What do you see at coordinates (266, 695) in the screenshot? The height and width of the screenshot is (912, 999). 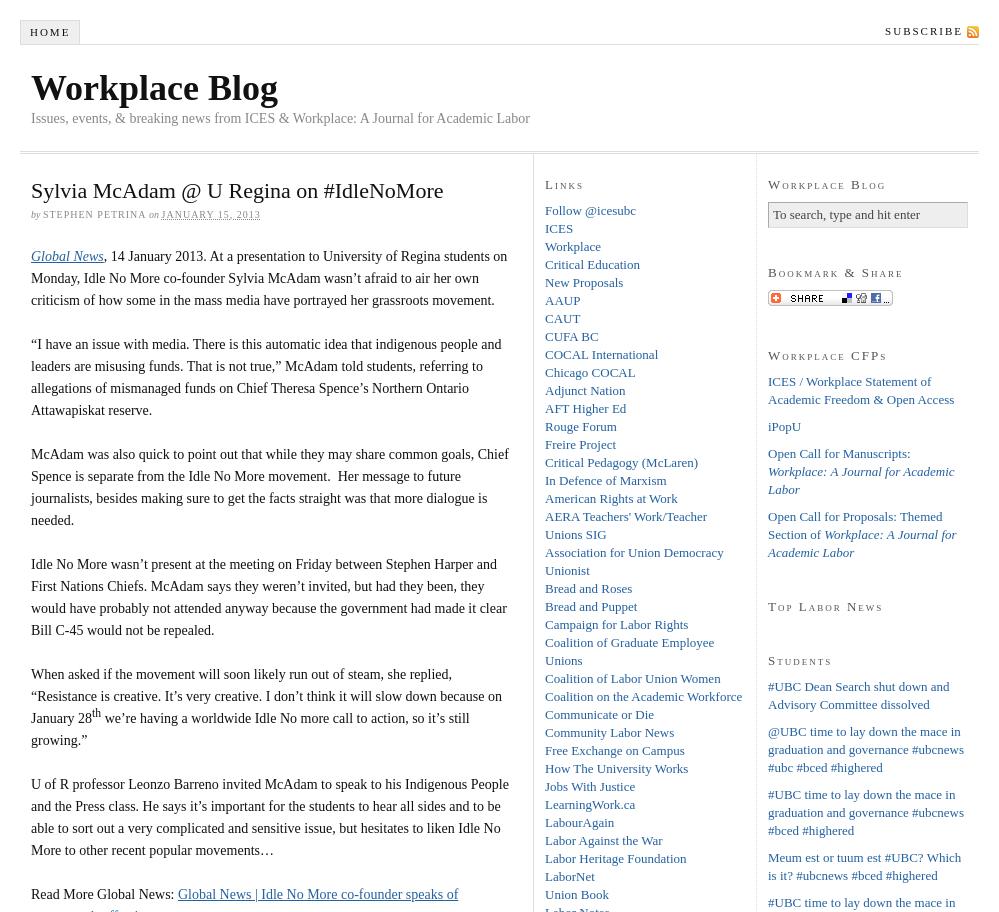 I see `'When asked if the movement will soon likely run out of steam, she replied, “Resistance is creative. It’s very creative. I don’t think it will slow down because on January 28'` at bounding box center [266, 695].